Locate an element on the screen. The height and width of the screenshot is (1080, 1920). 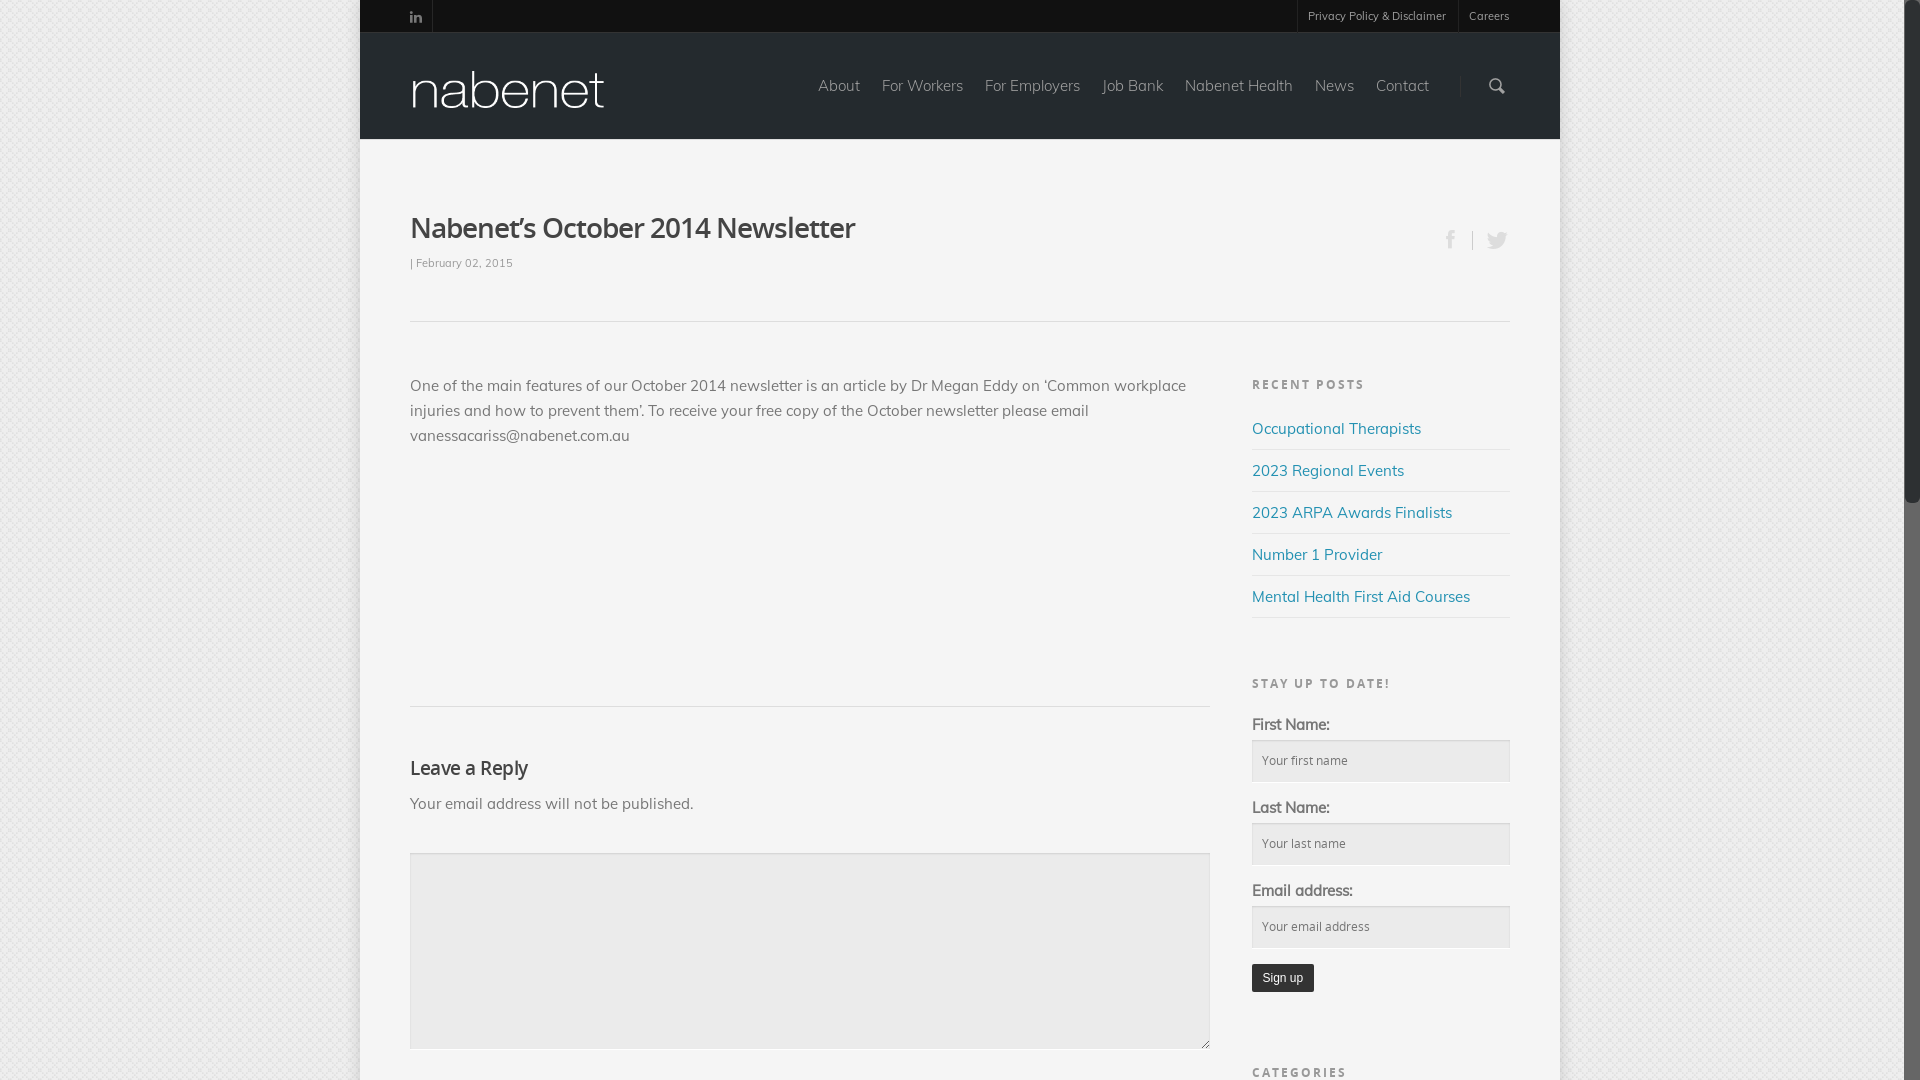
'News' is located at coordinates (1334, 100).